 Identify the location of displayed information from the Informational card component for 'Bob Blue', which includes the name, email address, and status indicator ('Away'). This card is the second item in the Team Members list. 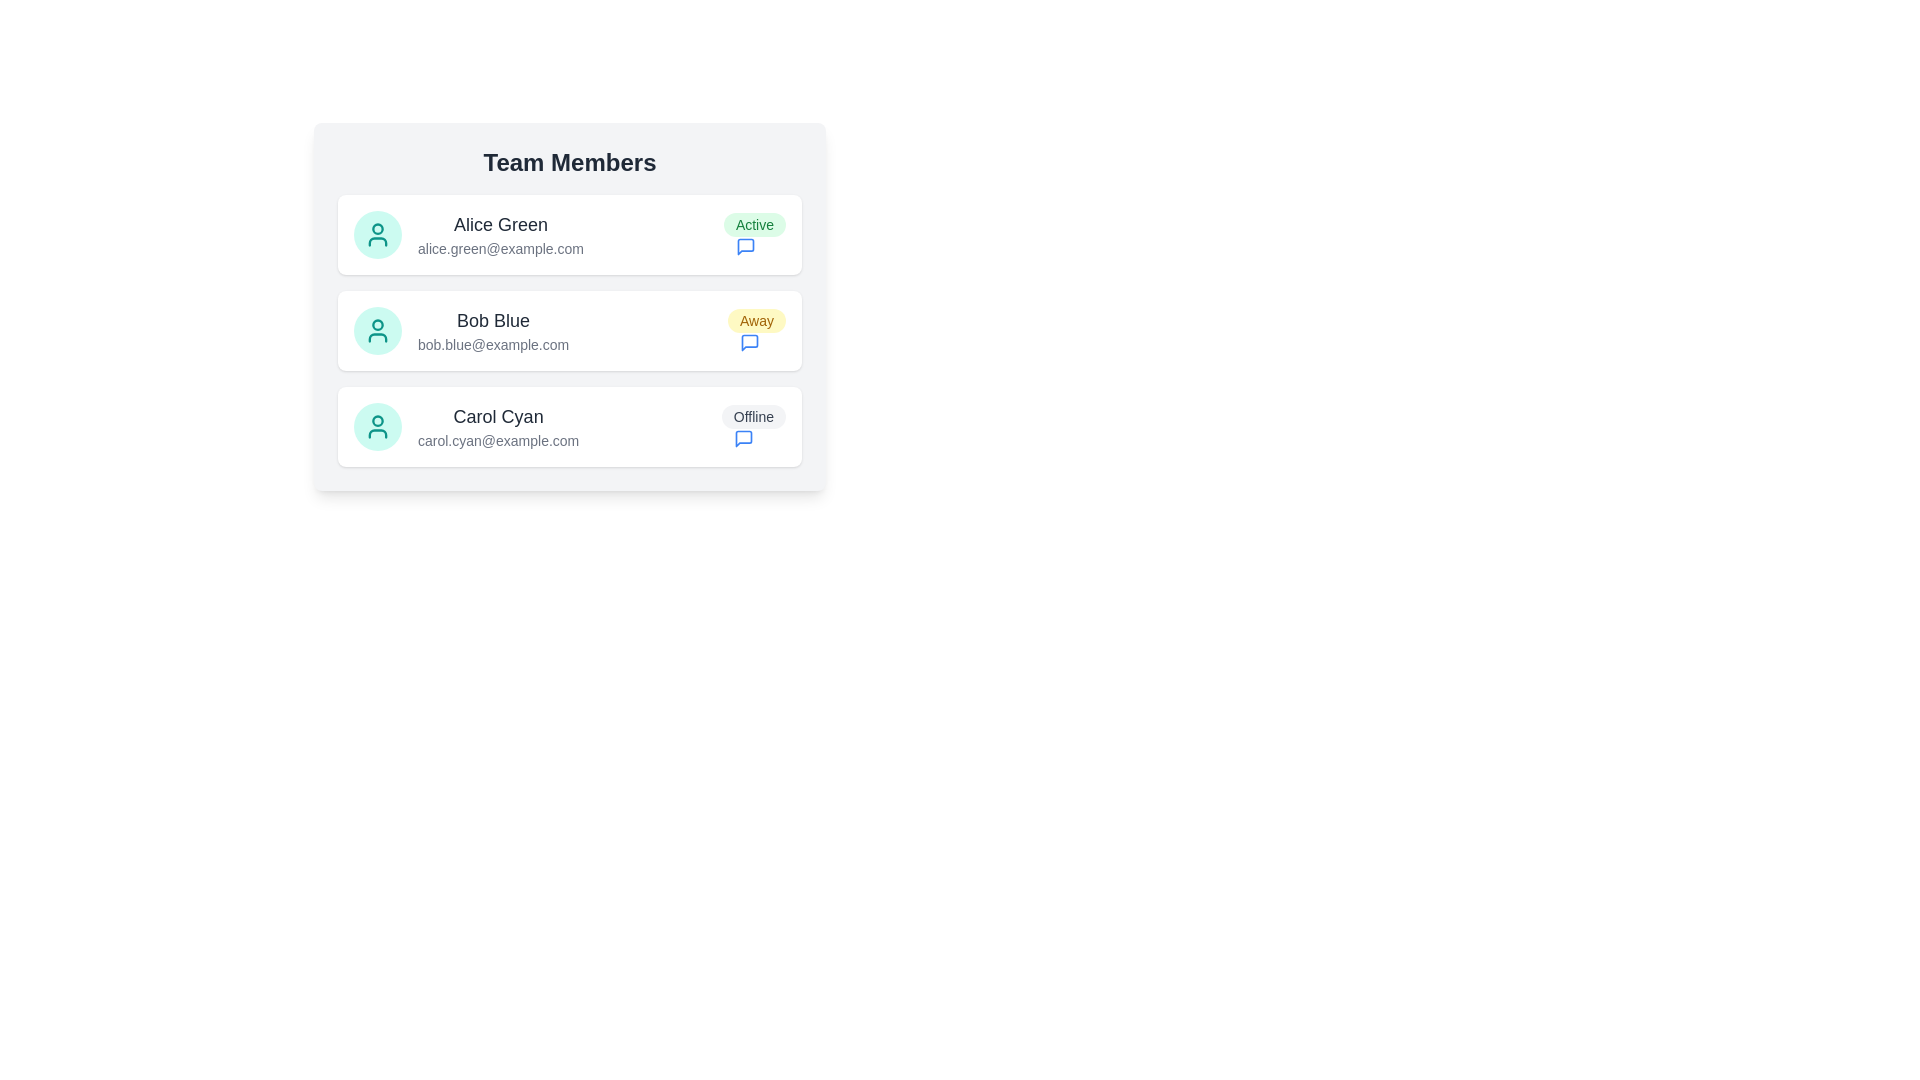
(569, 307).